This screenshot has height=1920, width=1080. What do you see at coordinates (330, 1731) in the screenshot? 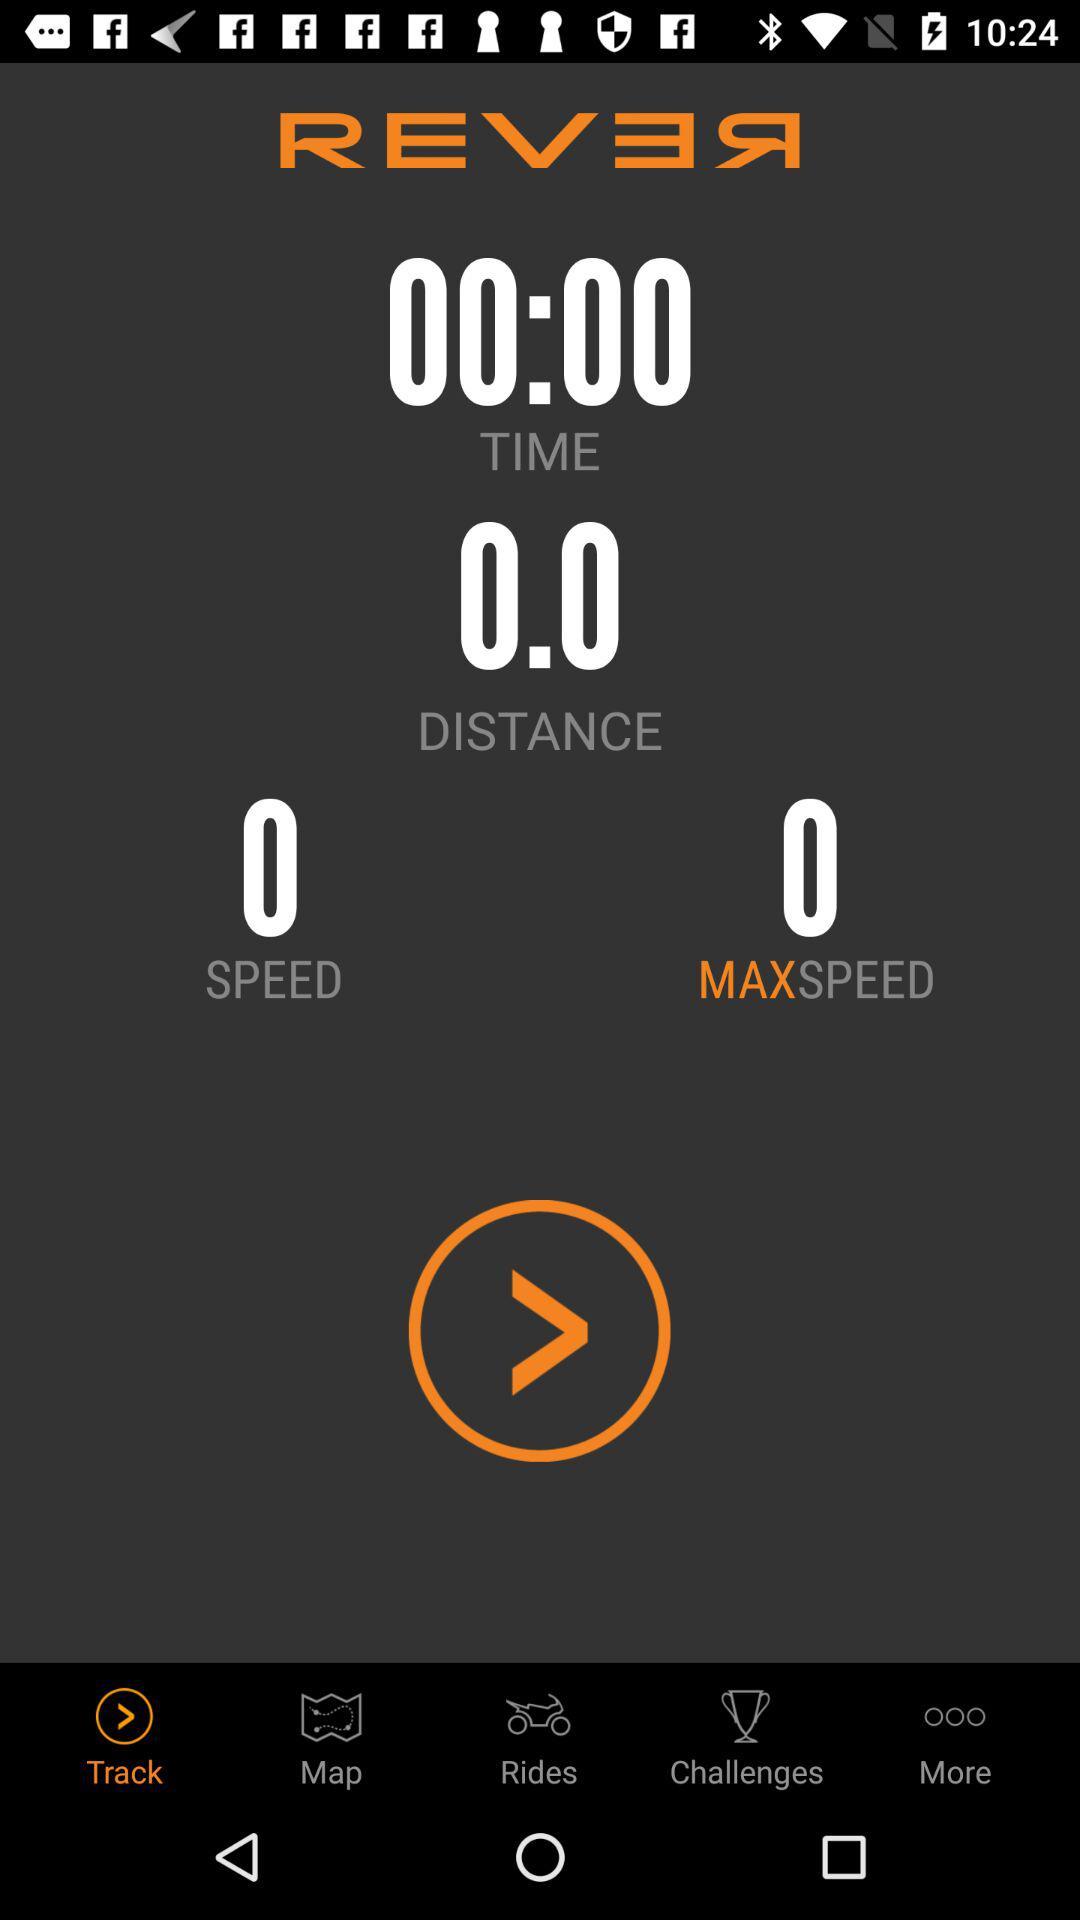
I see `item to the right of track` at bounding box center [330, 1731].